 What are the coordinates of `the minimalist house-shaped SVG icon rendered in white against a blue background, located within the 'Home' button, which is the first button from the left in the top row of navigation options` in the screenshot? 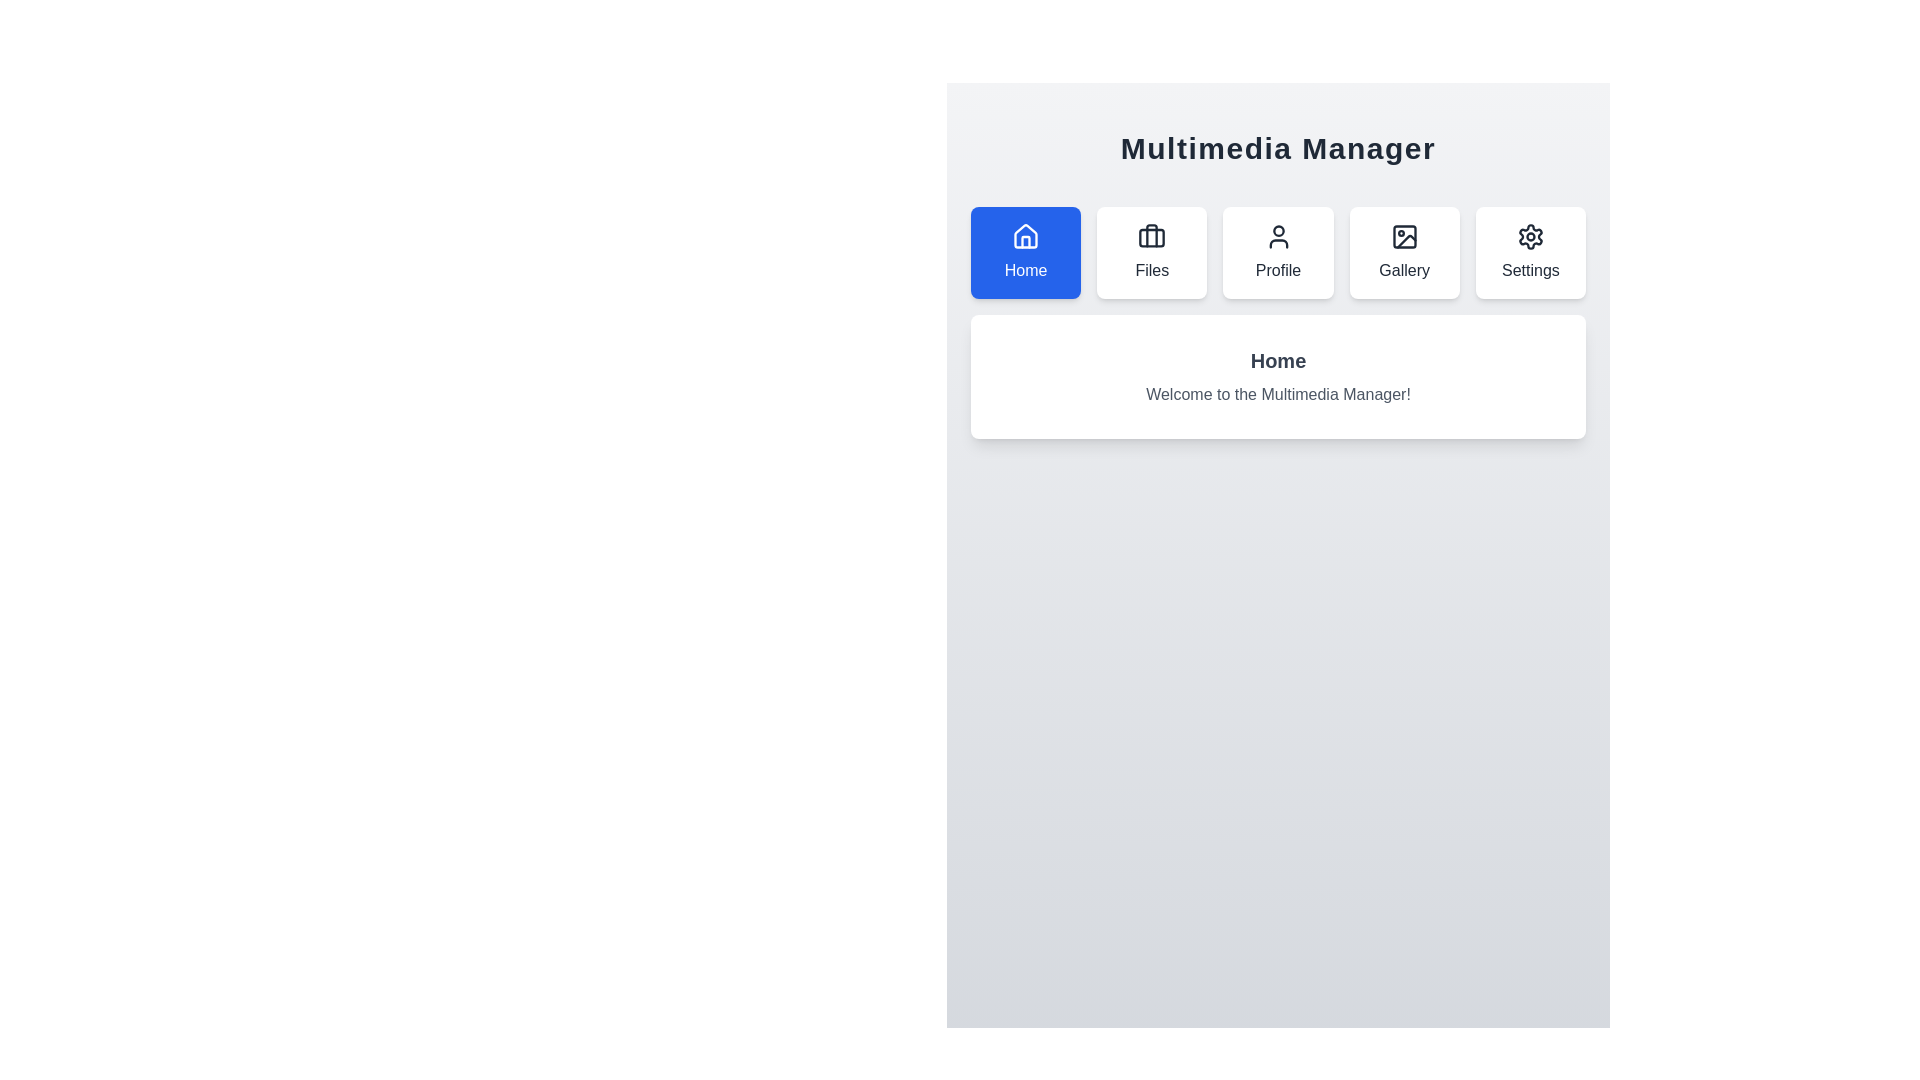 It's located at (1026, 235).